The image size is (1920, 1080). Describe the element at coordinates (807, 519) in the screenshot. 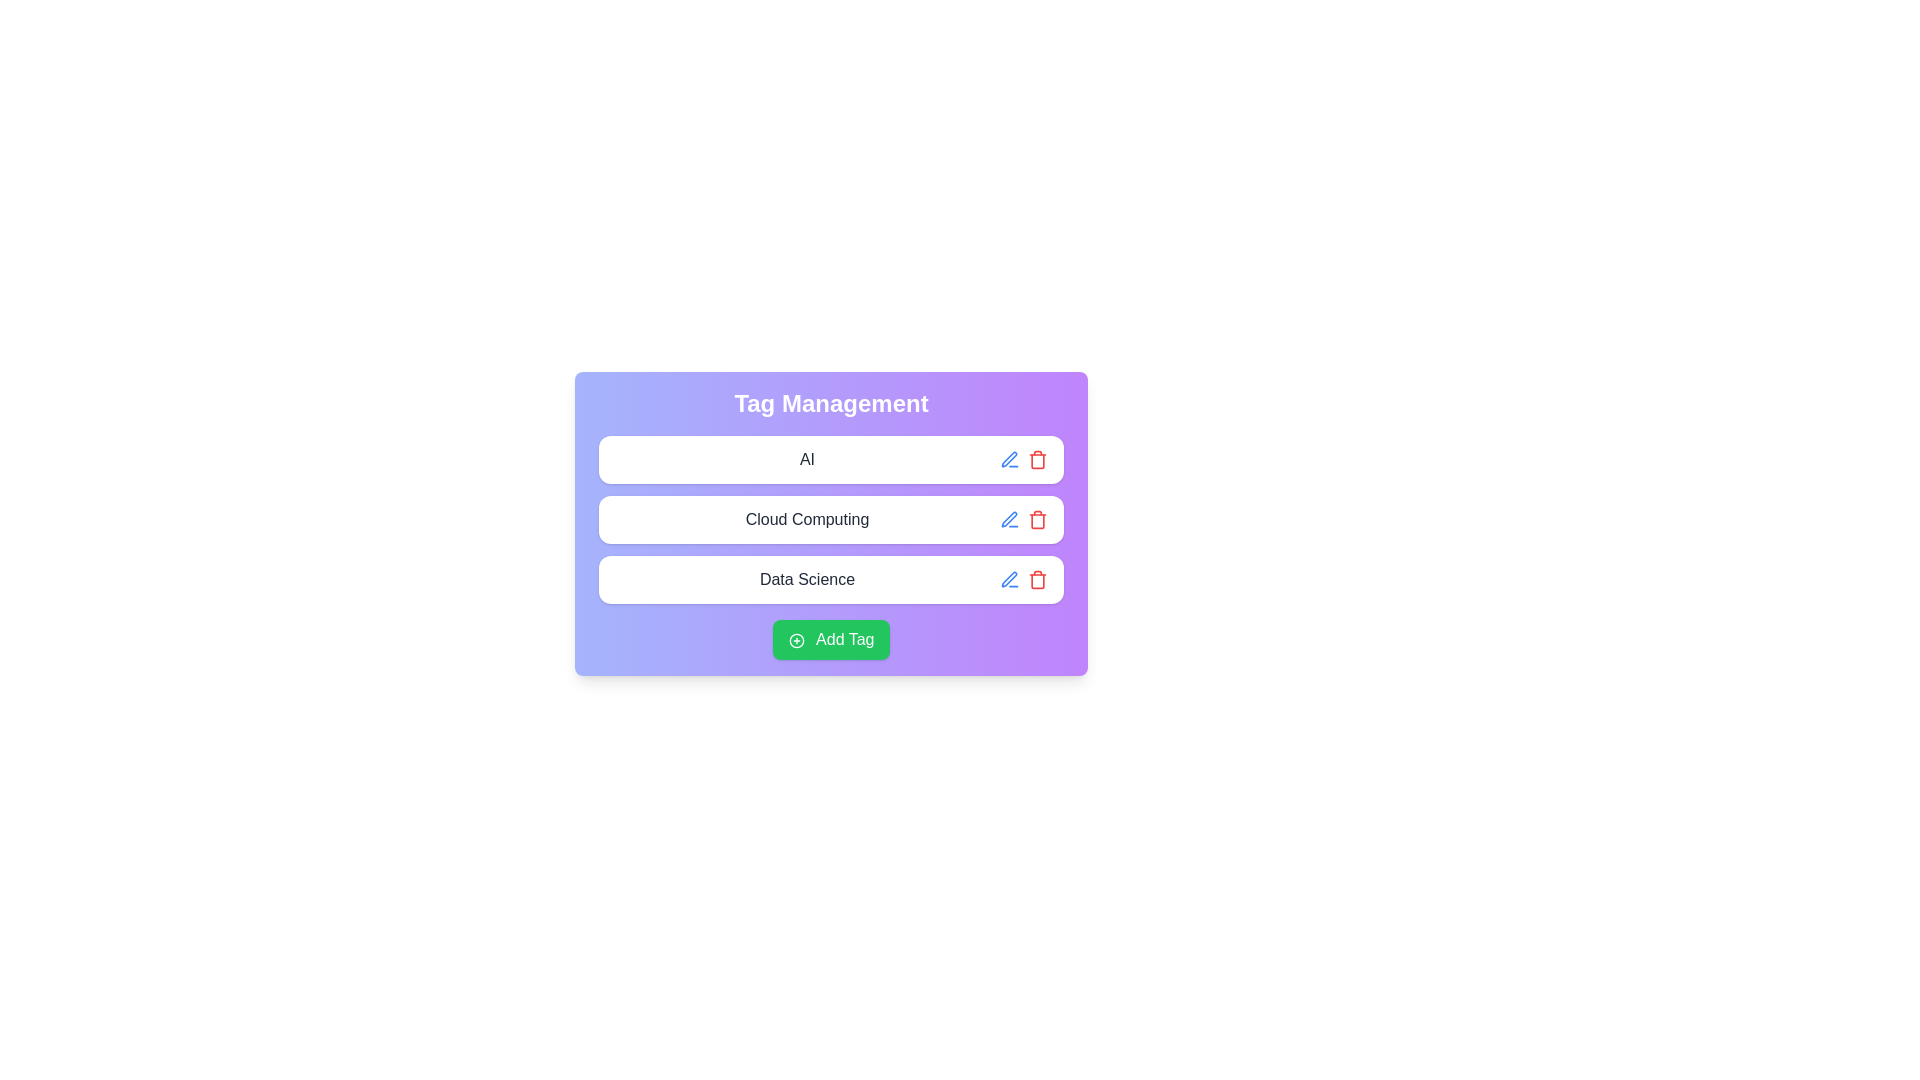

I see `textual label that displays 'Cloud Computing', which is styled in dark gray text on a white background, located in the center of the 'Tag Management' interface, situated between 'AI' and 'Data Science'` at that location.